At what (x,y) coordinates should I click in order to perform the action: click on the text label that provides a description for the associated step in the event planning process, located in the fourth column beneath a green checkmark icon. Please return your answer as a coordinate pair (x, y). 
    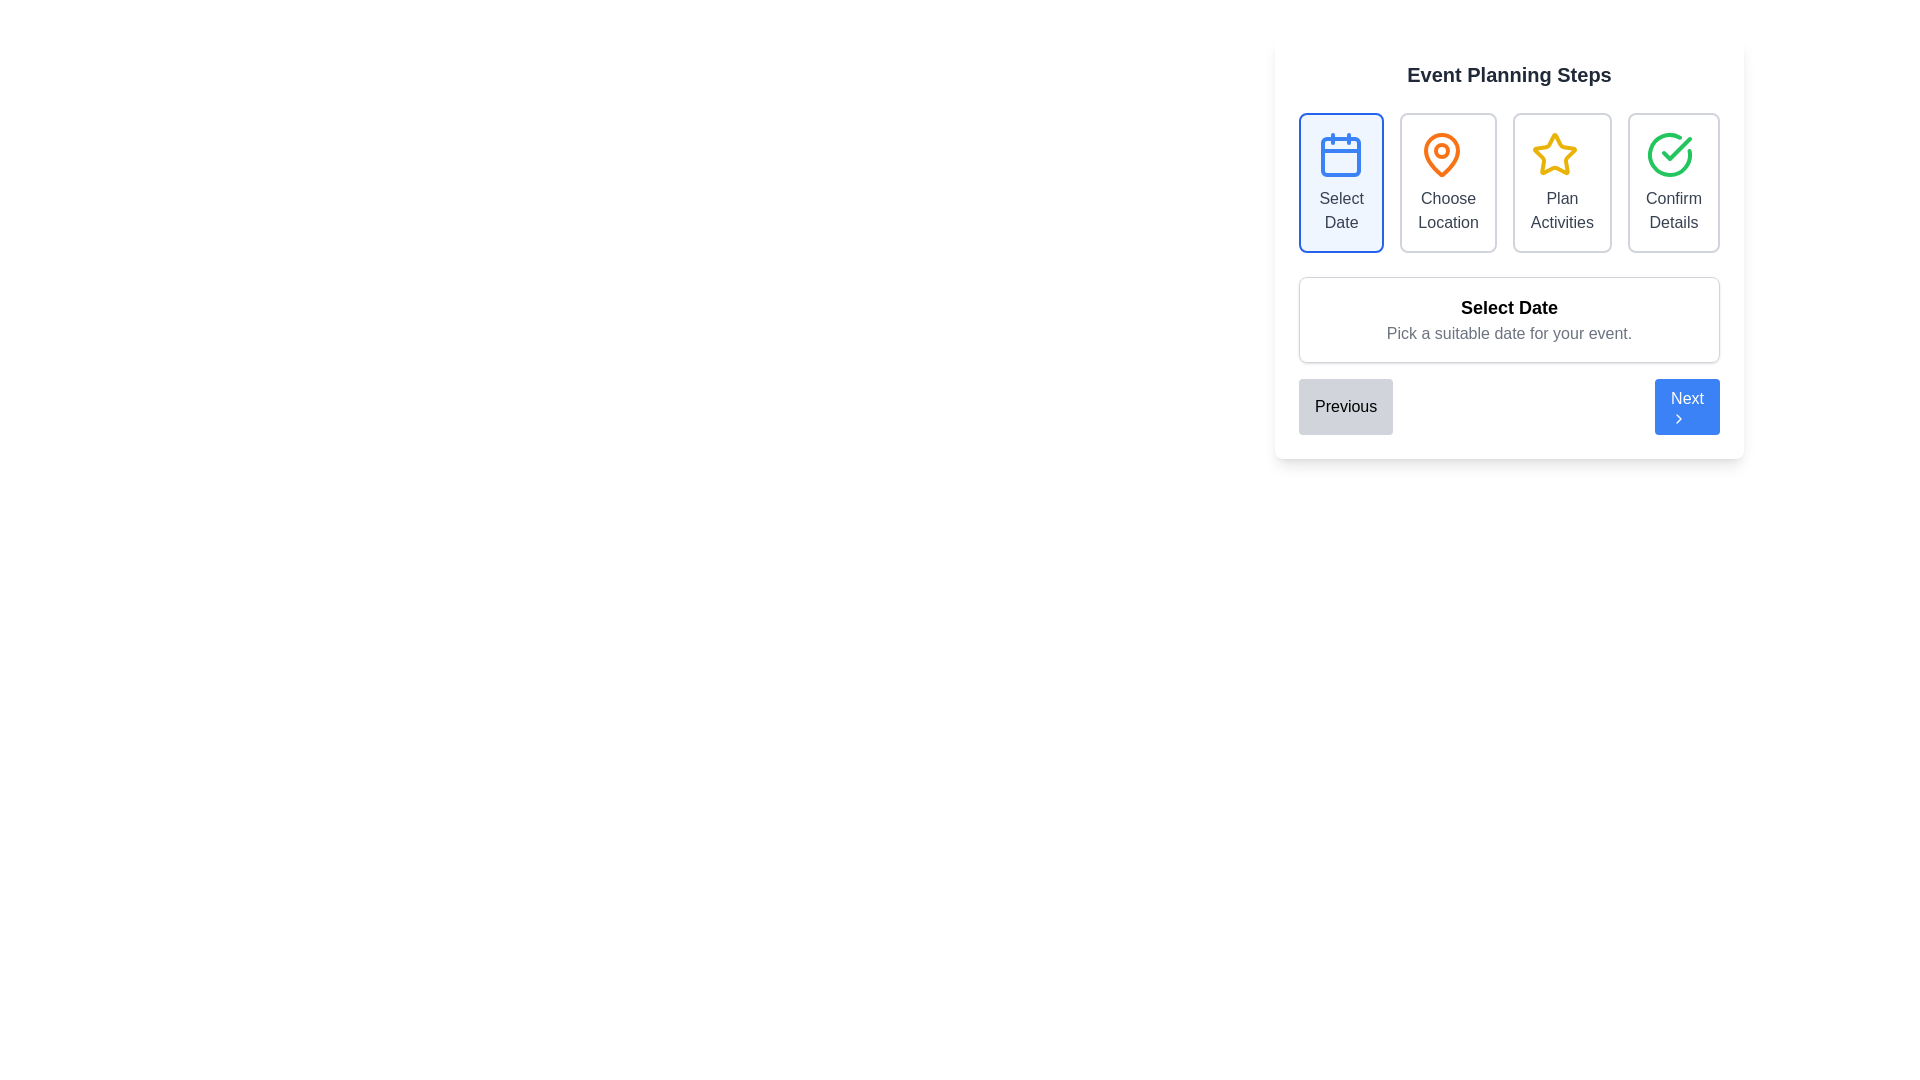
    Looking at the image, I should click on (1674, 211).